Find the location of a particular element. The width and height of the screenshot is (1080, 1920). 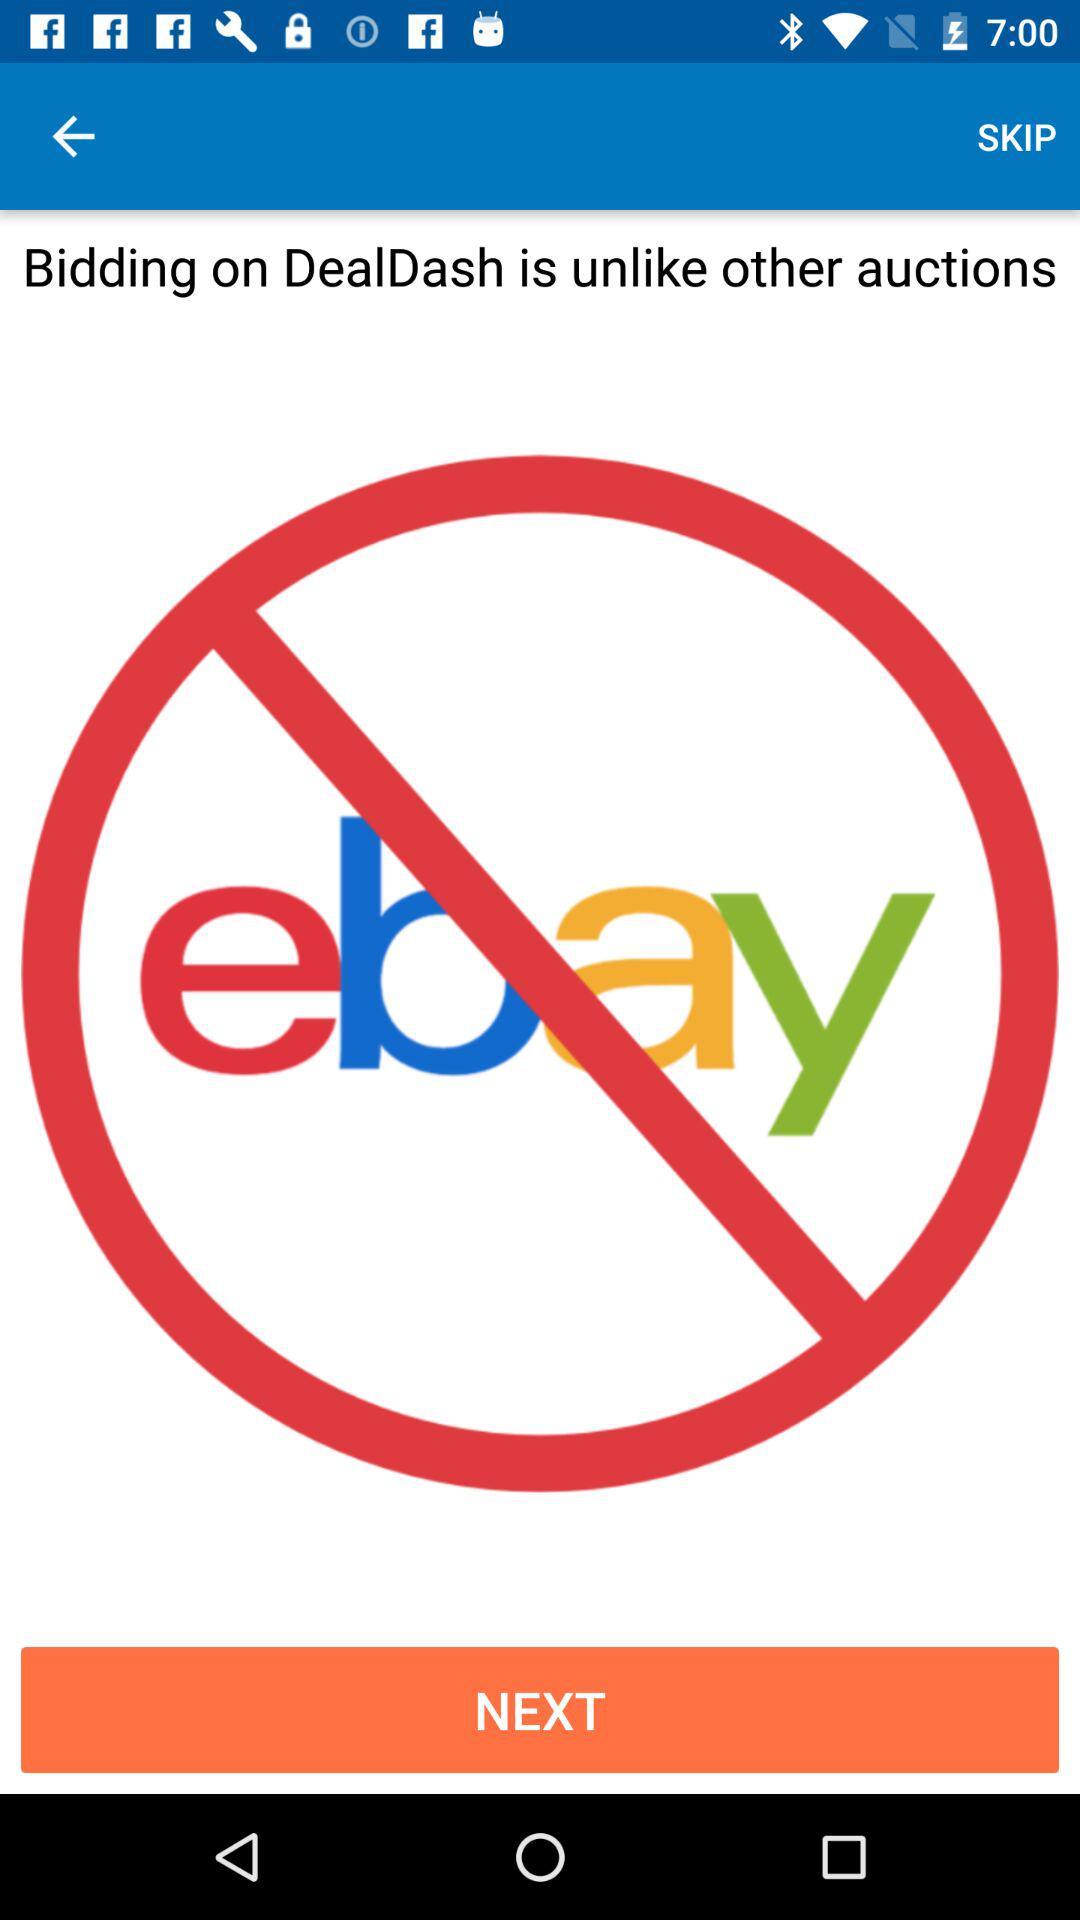

item above the bidding on dealdash item is located at coordinates (1017, 135).